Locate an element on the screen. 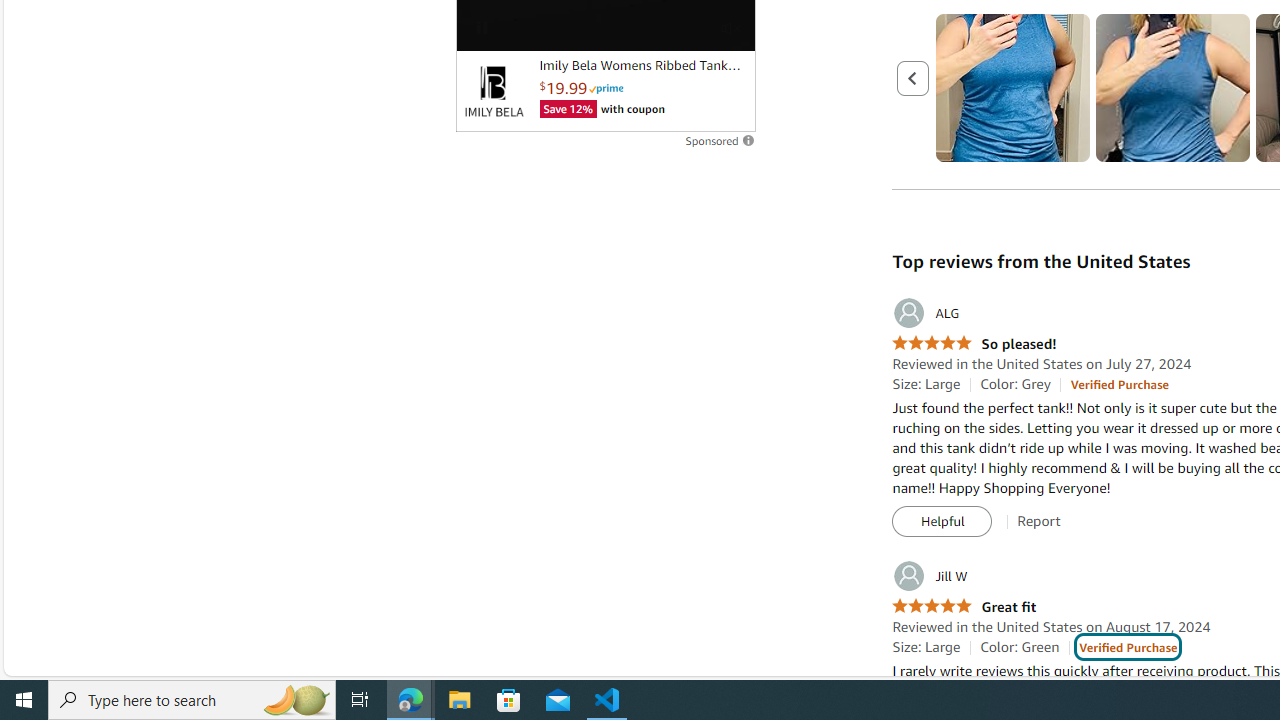 This screenshot has height=720, width=1280. '5.0 out of 5 stars So pleased!' is located at coordinates (974, 343).